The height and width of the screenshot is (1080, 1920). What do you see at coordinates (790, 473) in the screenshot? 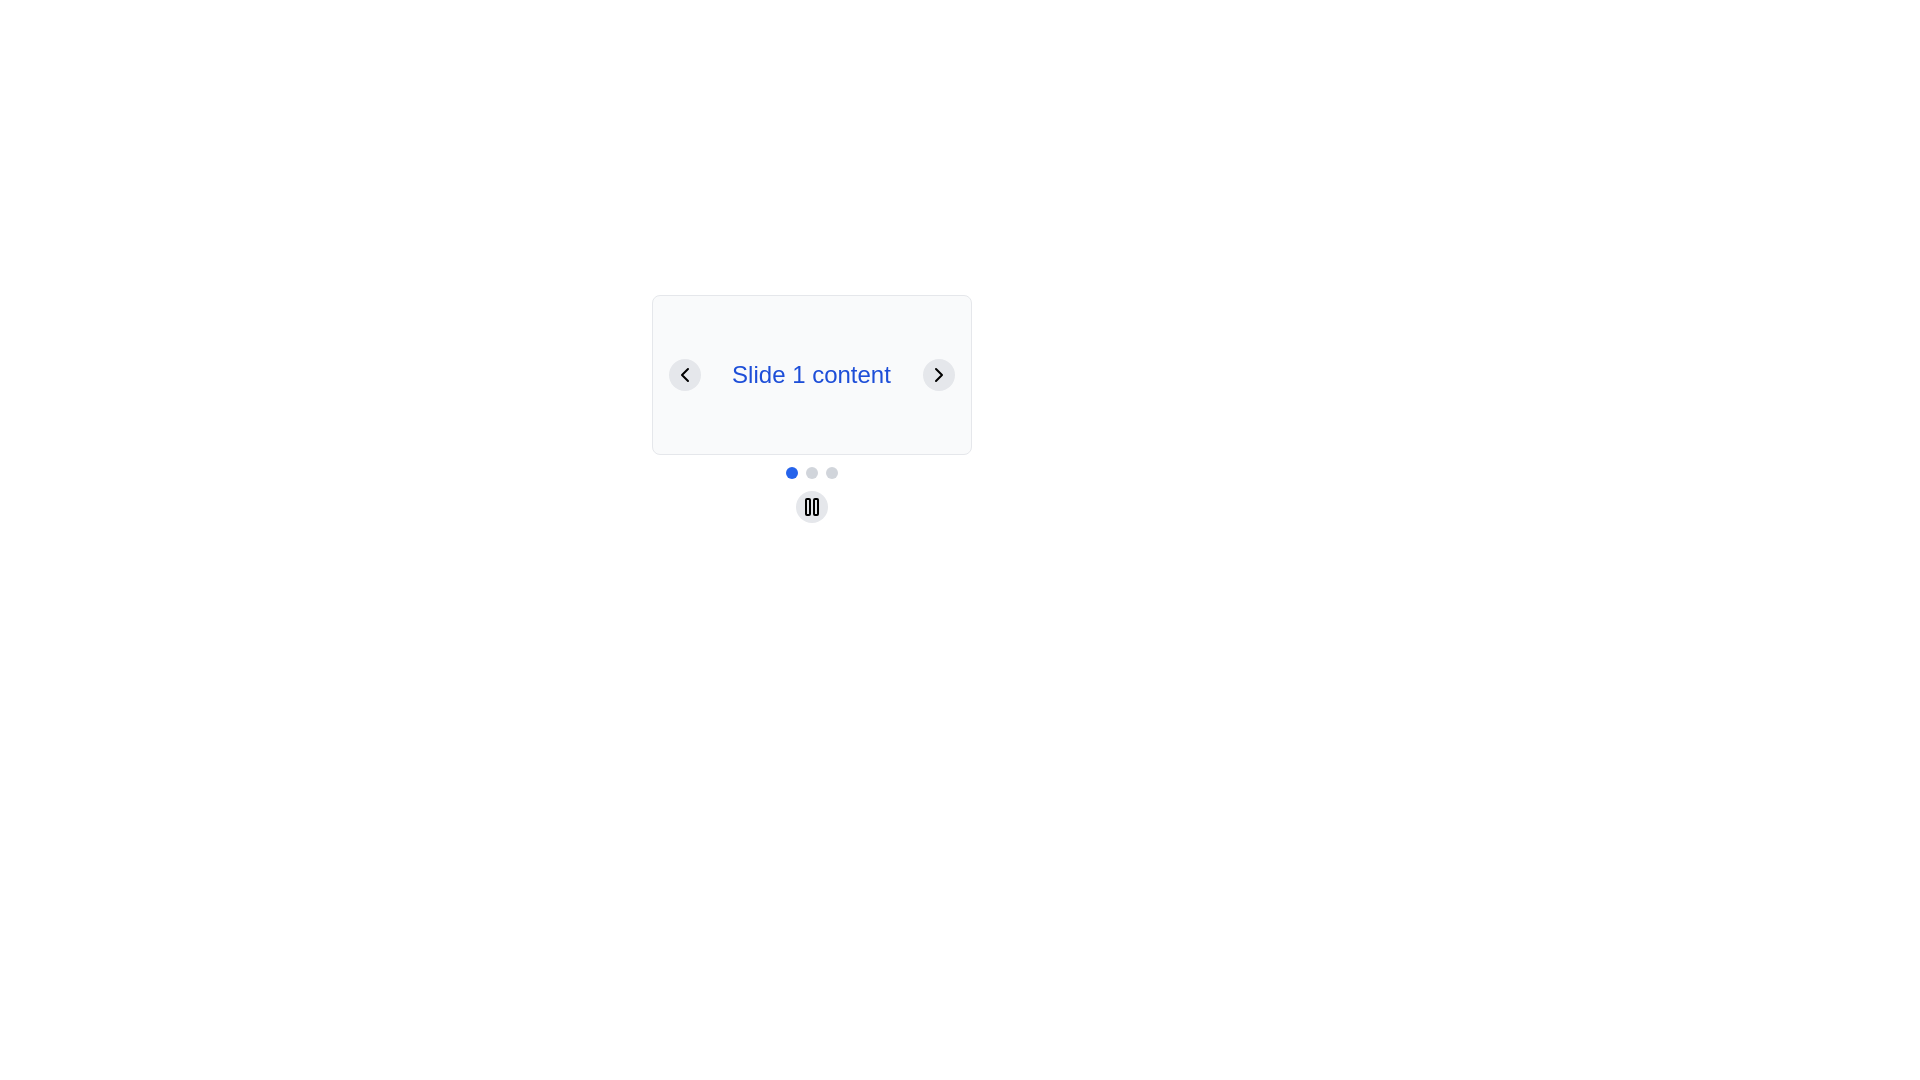
I see `the active state of the first blue Indicator Dot located below the slide content section, which is the leftmost of three indicators in a horizontal row` at bounding box center [790, 473].